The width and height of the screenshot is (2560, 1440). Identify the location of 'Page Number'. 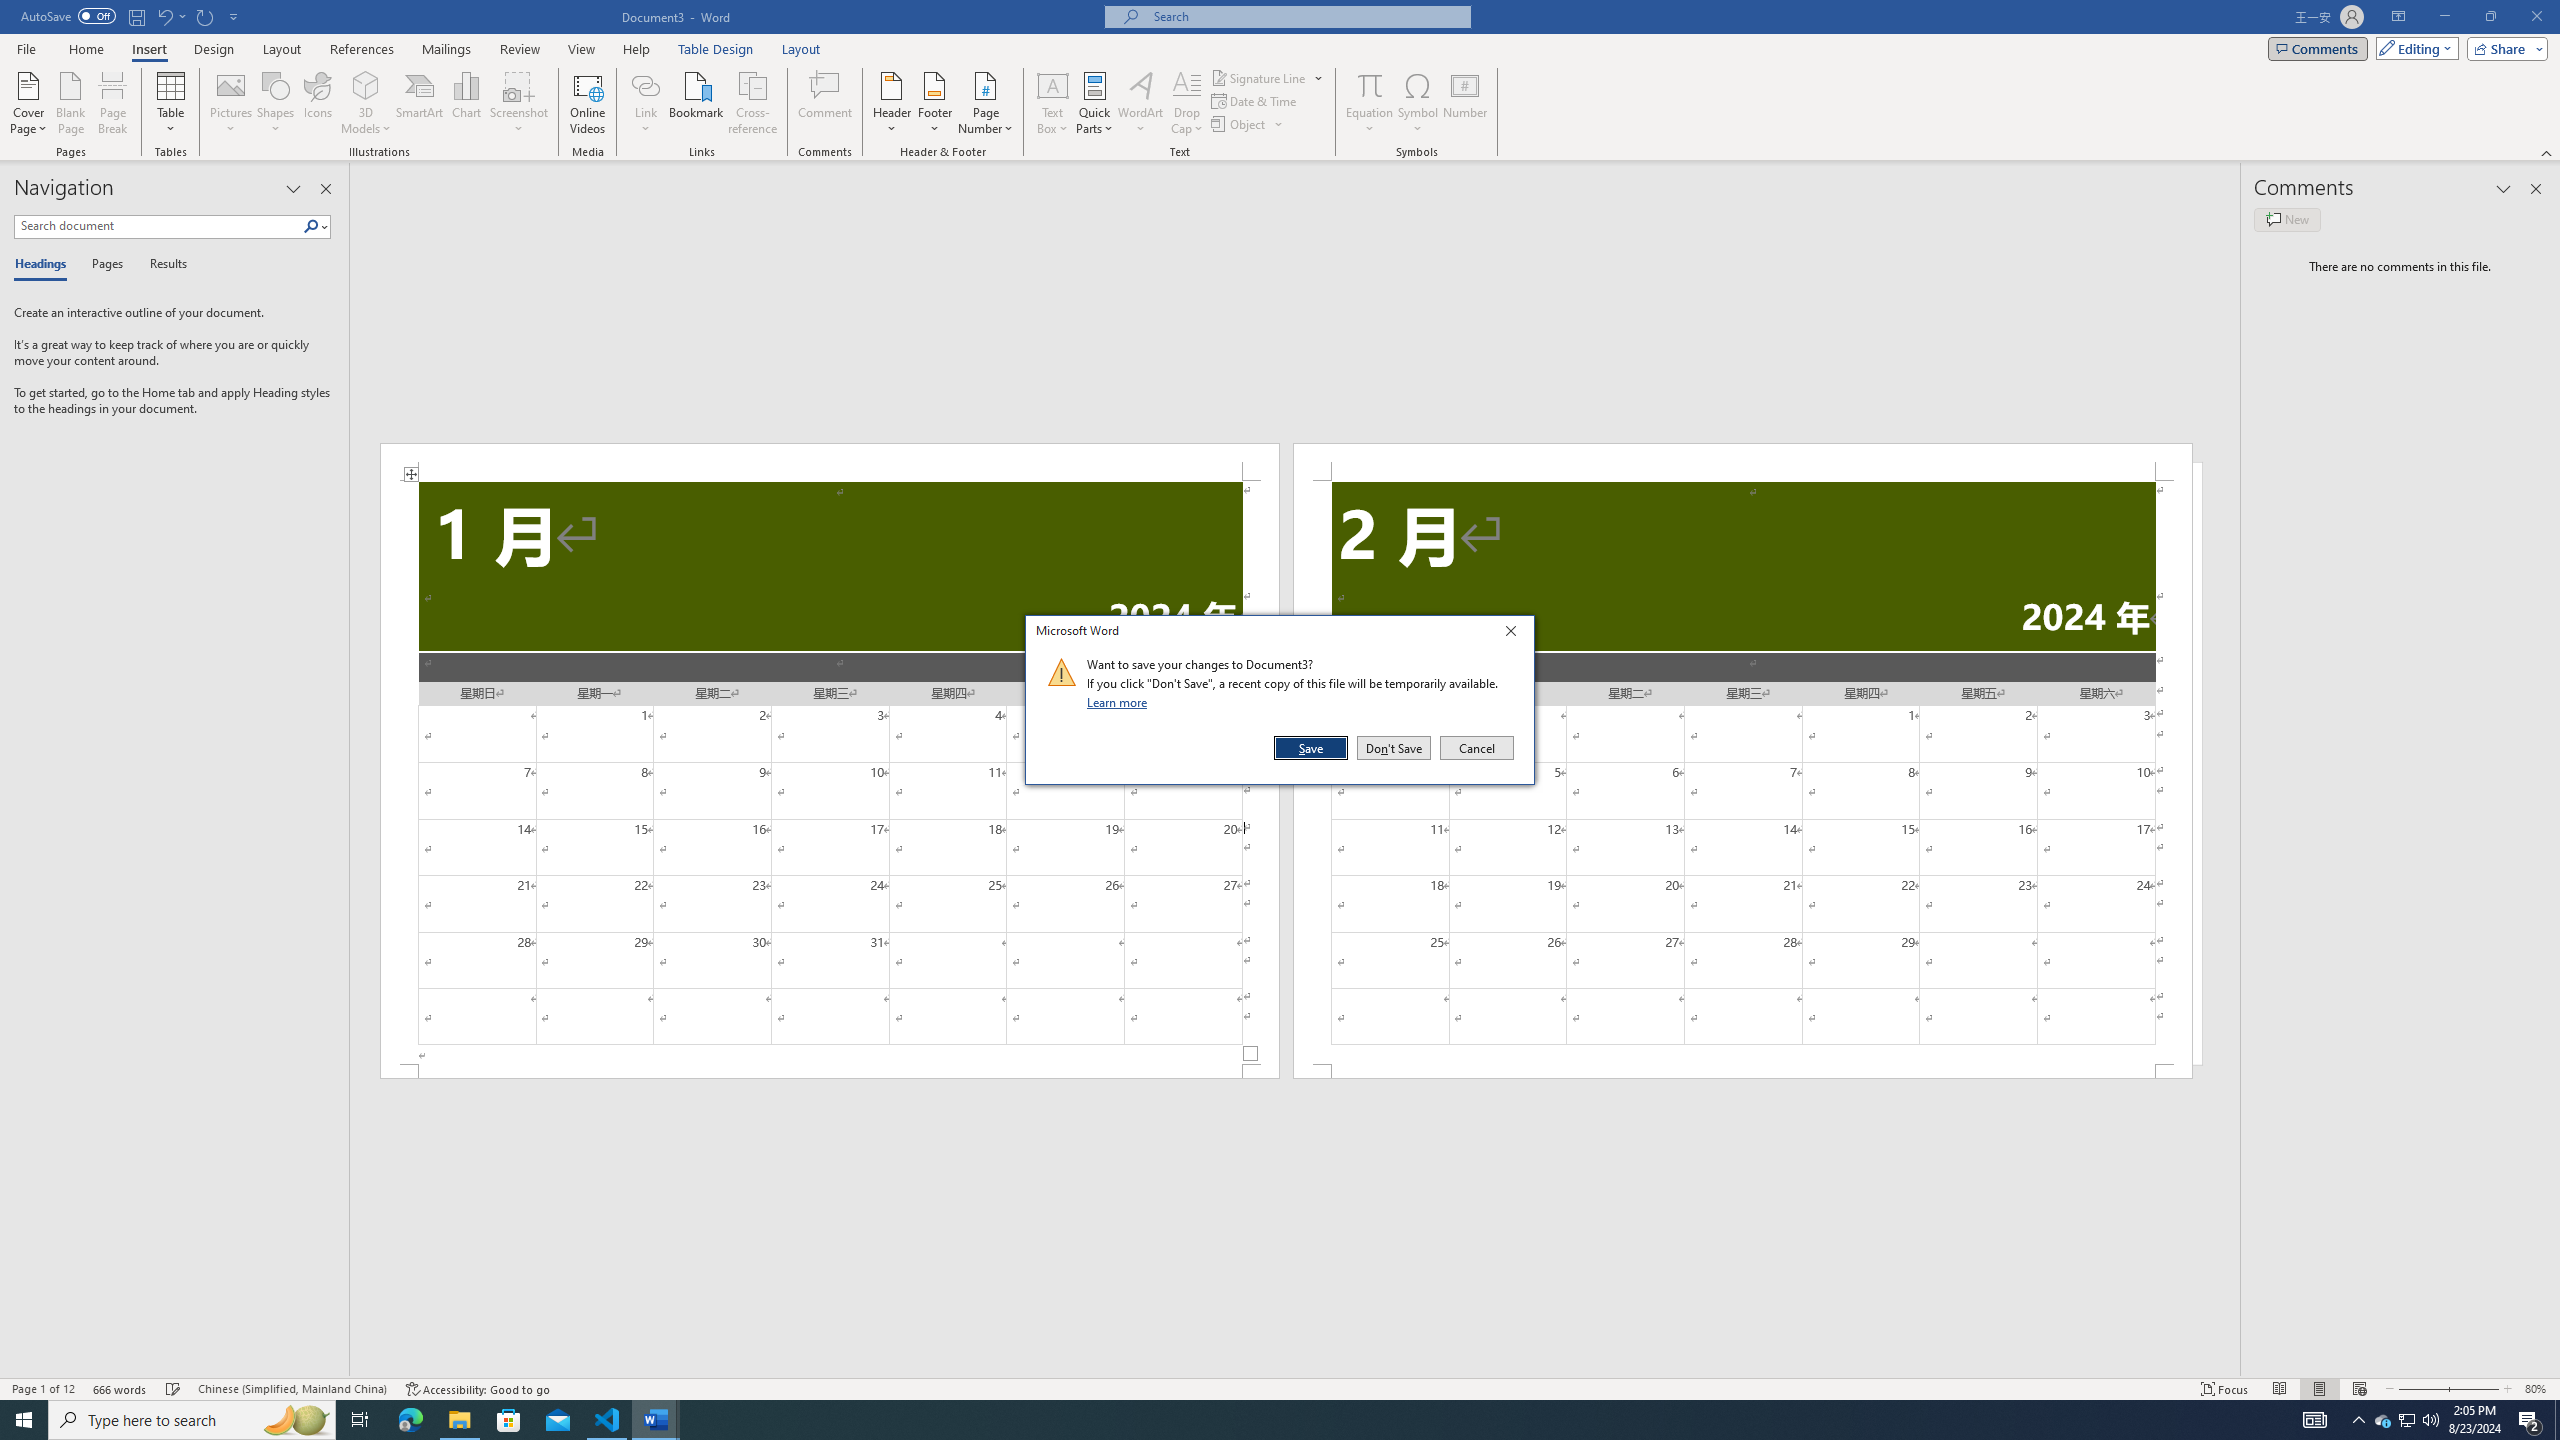
(985, 103).